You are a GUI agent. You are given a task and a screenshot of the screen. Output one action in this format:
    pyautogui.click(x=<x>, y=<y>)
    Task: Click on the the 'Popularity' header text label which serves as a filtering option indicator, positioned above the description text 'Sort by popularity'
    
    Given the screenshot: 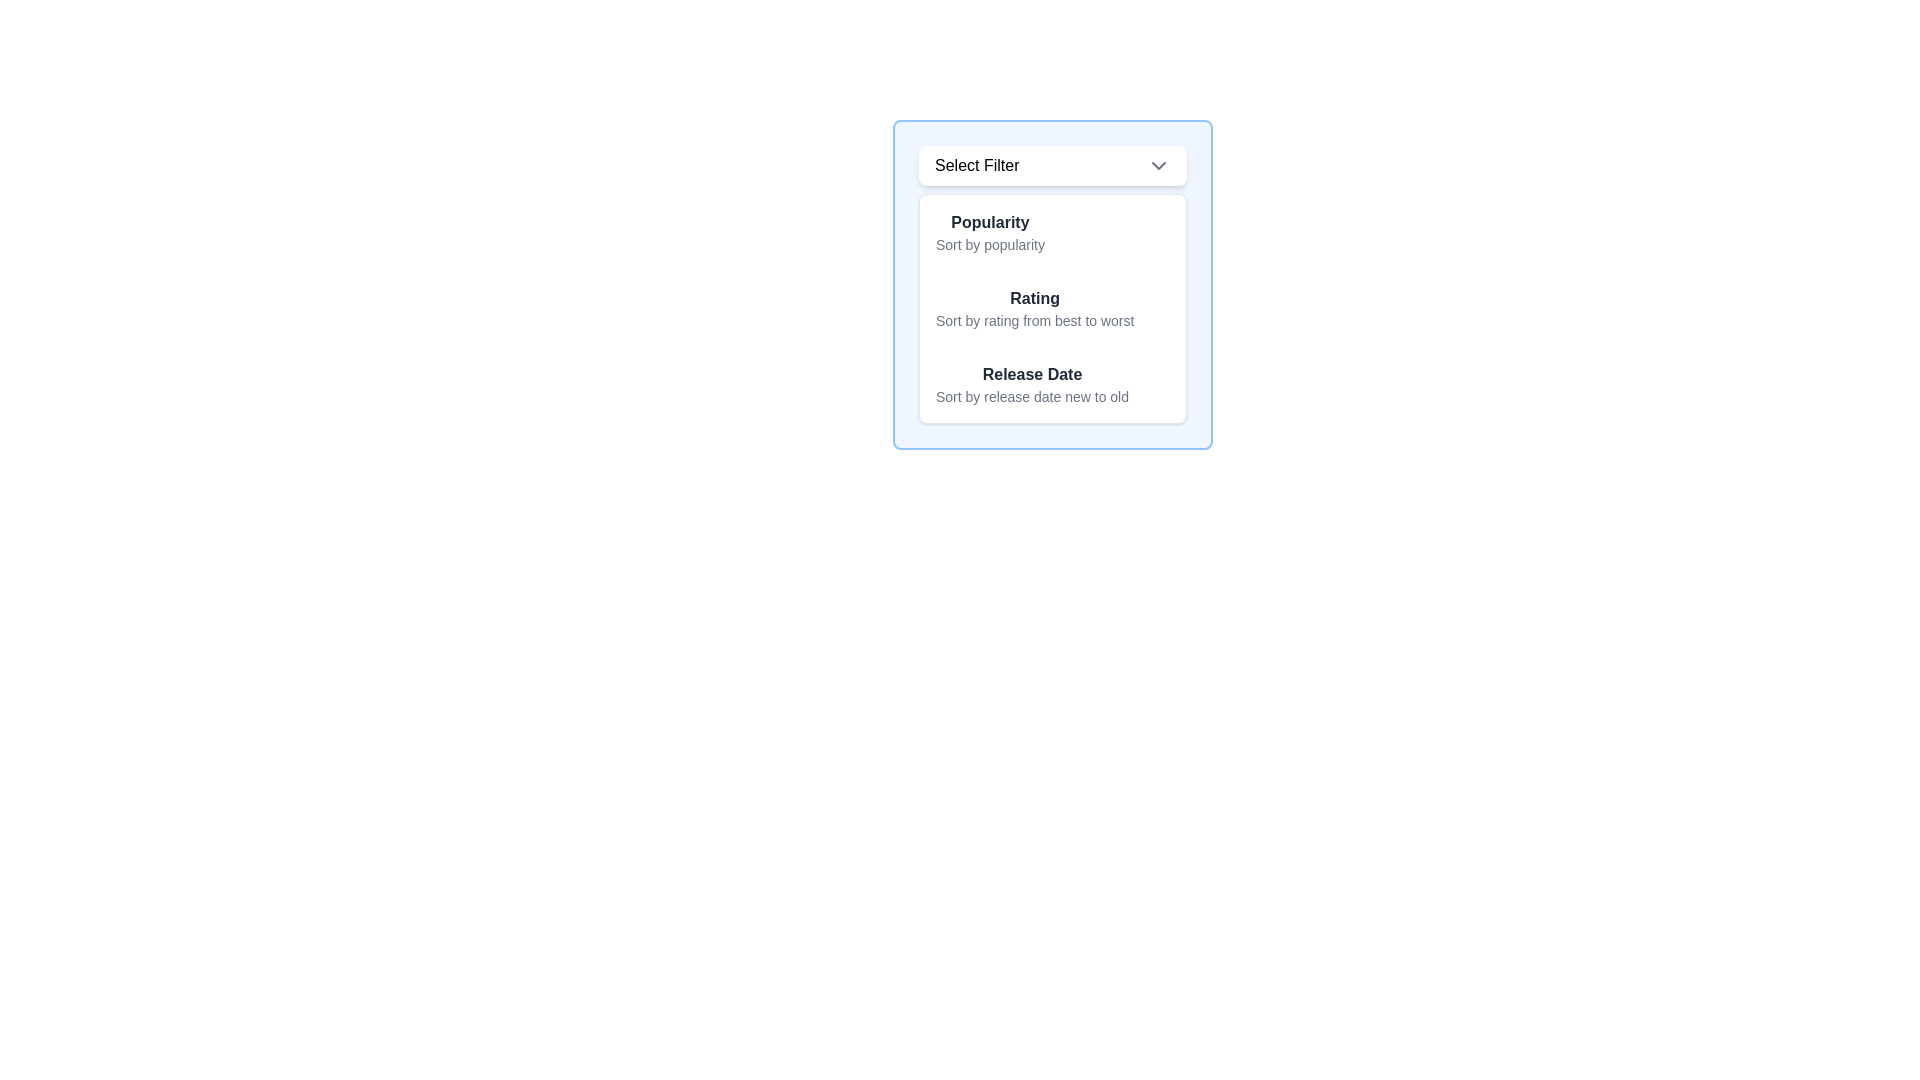 What is the action you would take?
    pyautogui.click(x=990, y=223)
    